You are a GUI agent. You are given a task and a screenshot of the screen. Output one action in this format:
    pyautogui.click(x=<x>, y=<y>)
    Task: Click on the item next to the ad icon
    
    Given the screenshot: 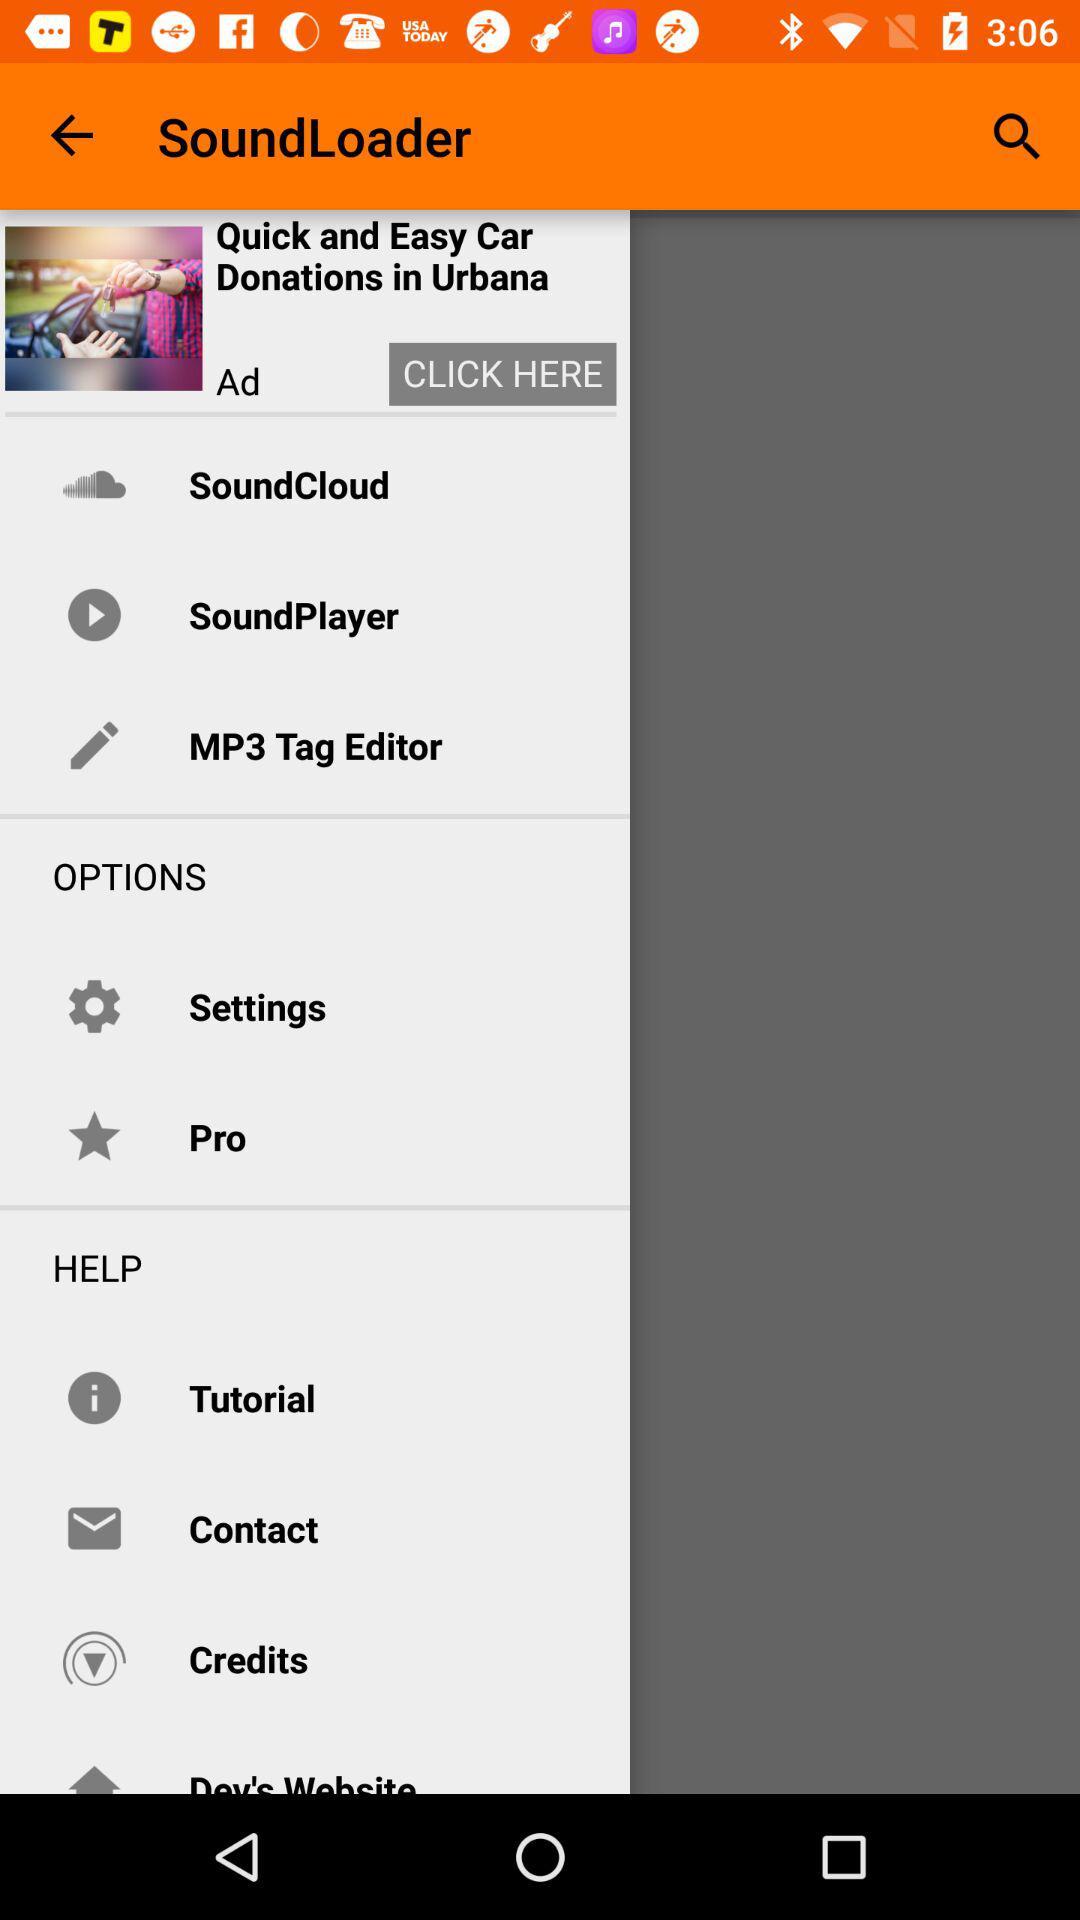 What is the action you would take?
    pyautogui.click(x=501, y=374)
    